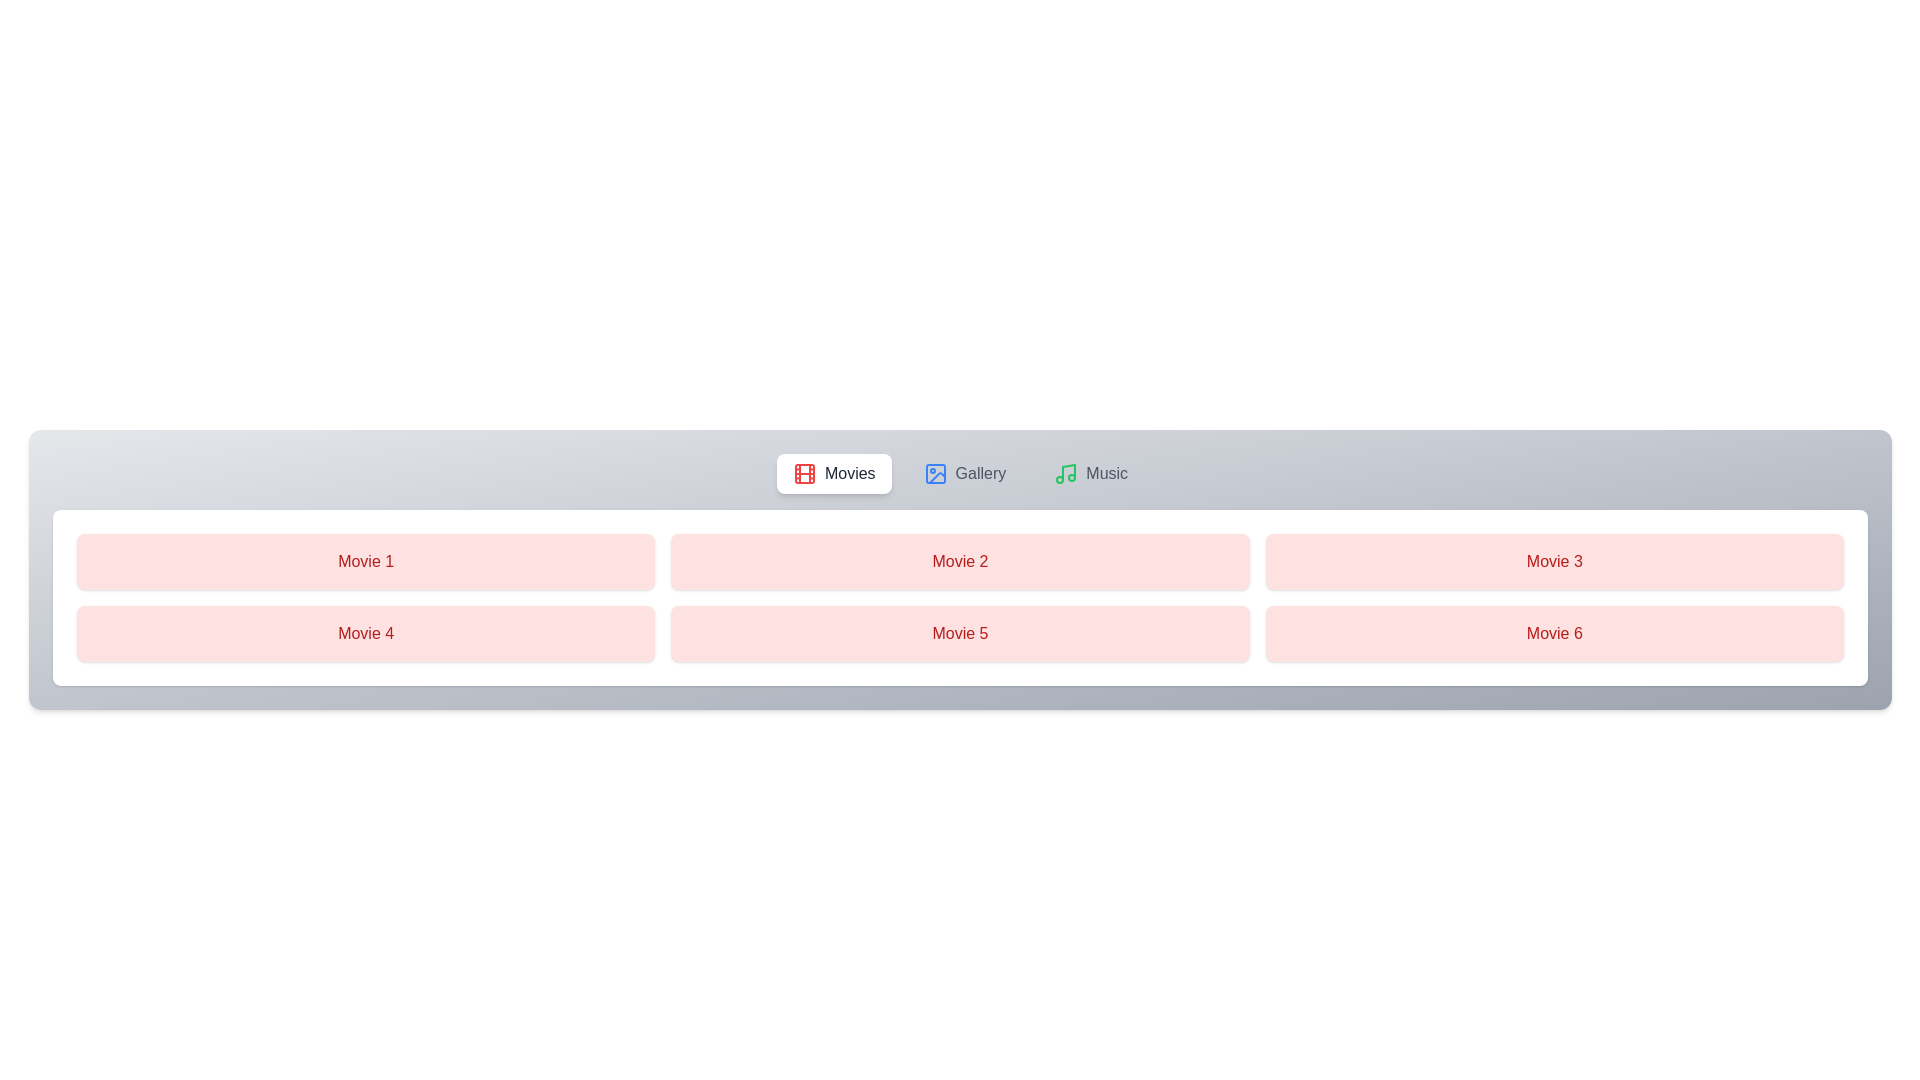  Describe the element at coordinates (1090, 474) in the screenshot. I see `the tab labeled Music to observe its visual feedback` at that location.